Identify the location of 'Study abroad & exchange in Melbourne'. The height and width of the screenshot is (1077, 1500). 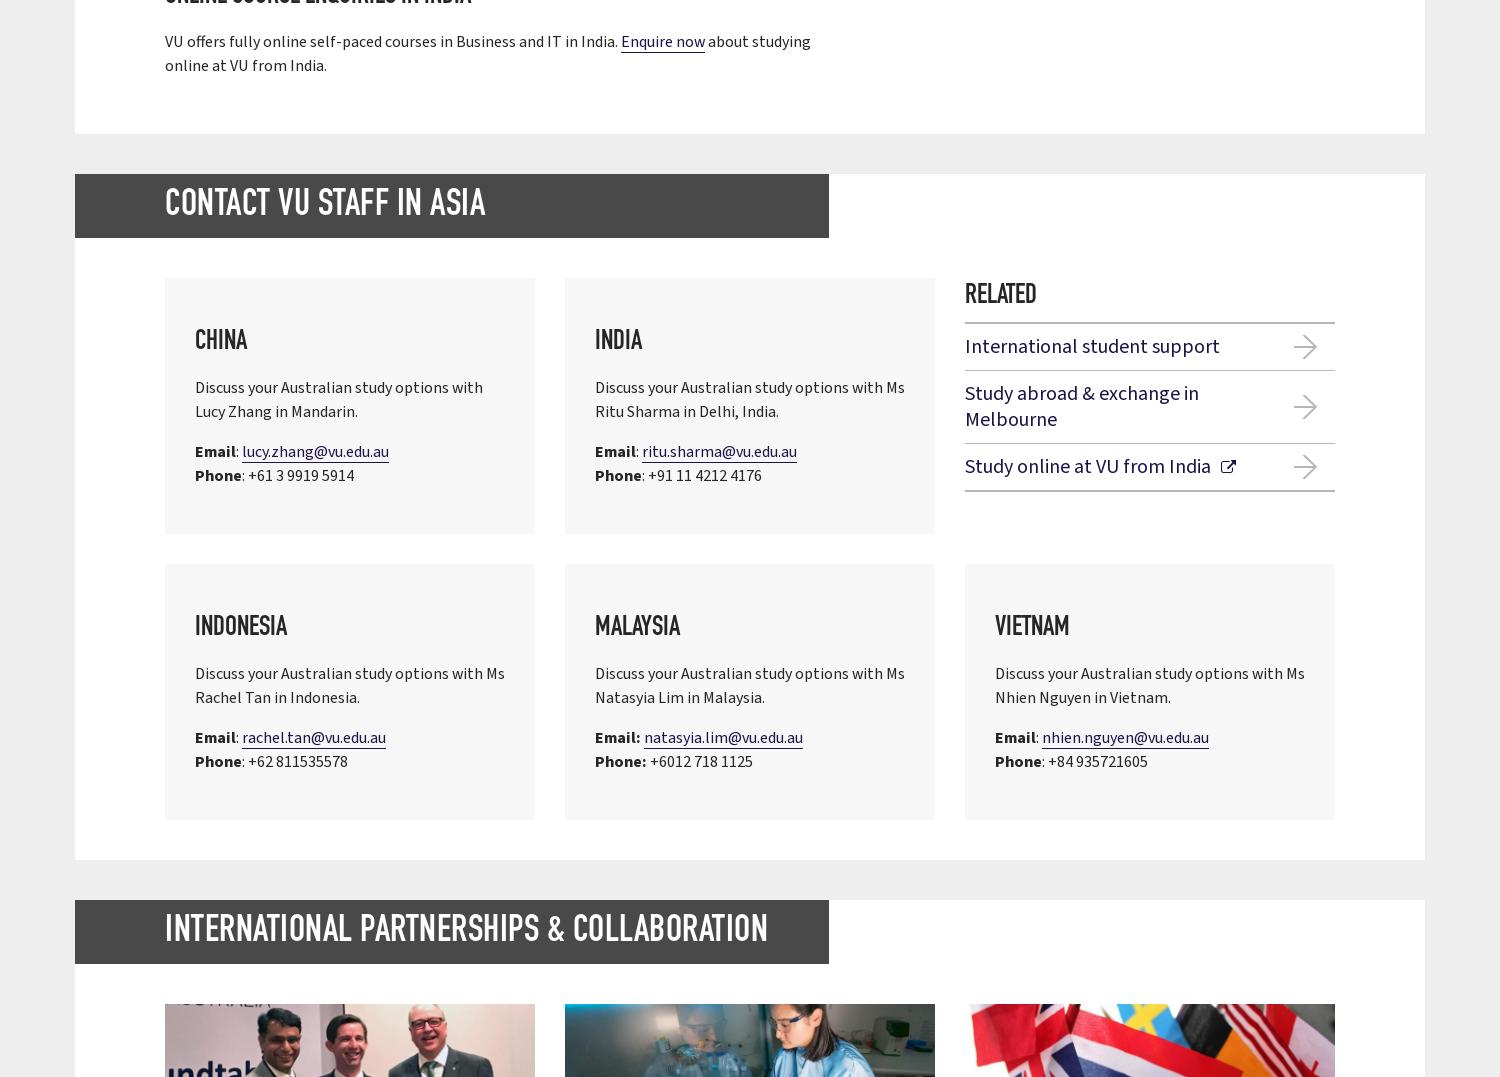
(1080, 406).